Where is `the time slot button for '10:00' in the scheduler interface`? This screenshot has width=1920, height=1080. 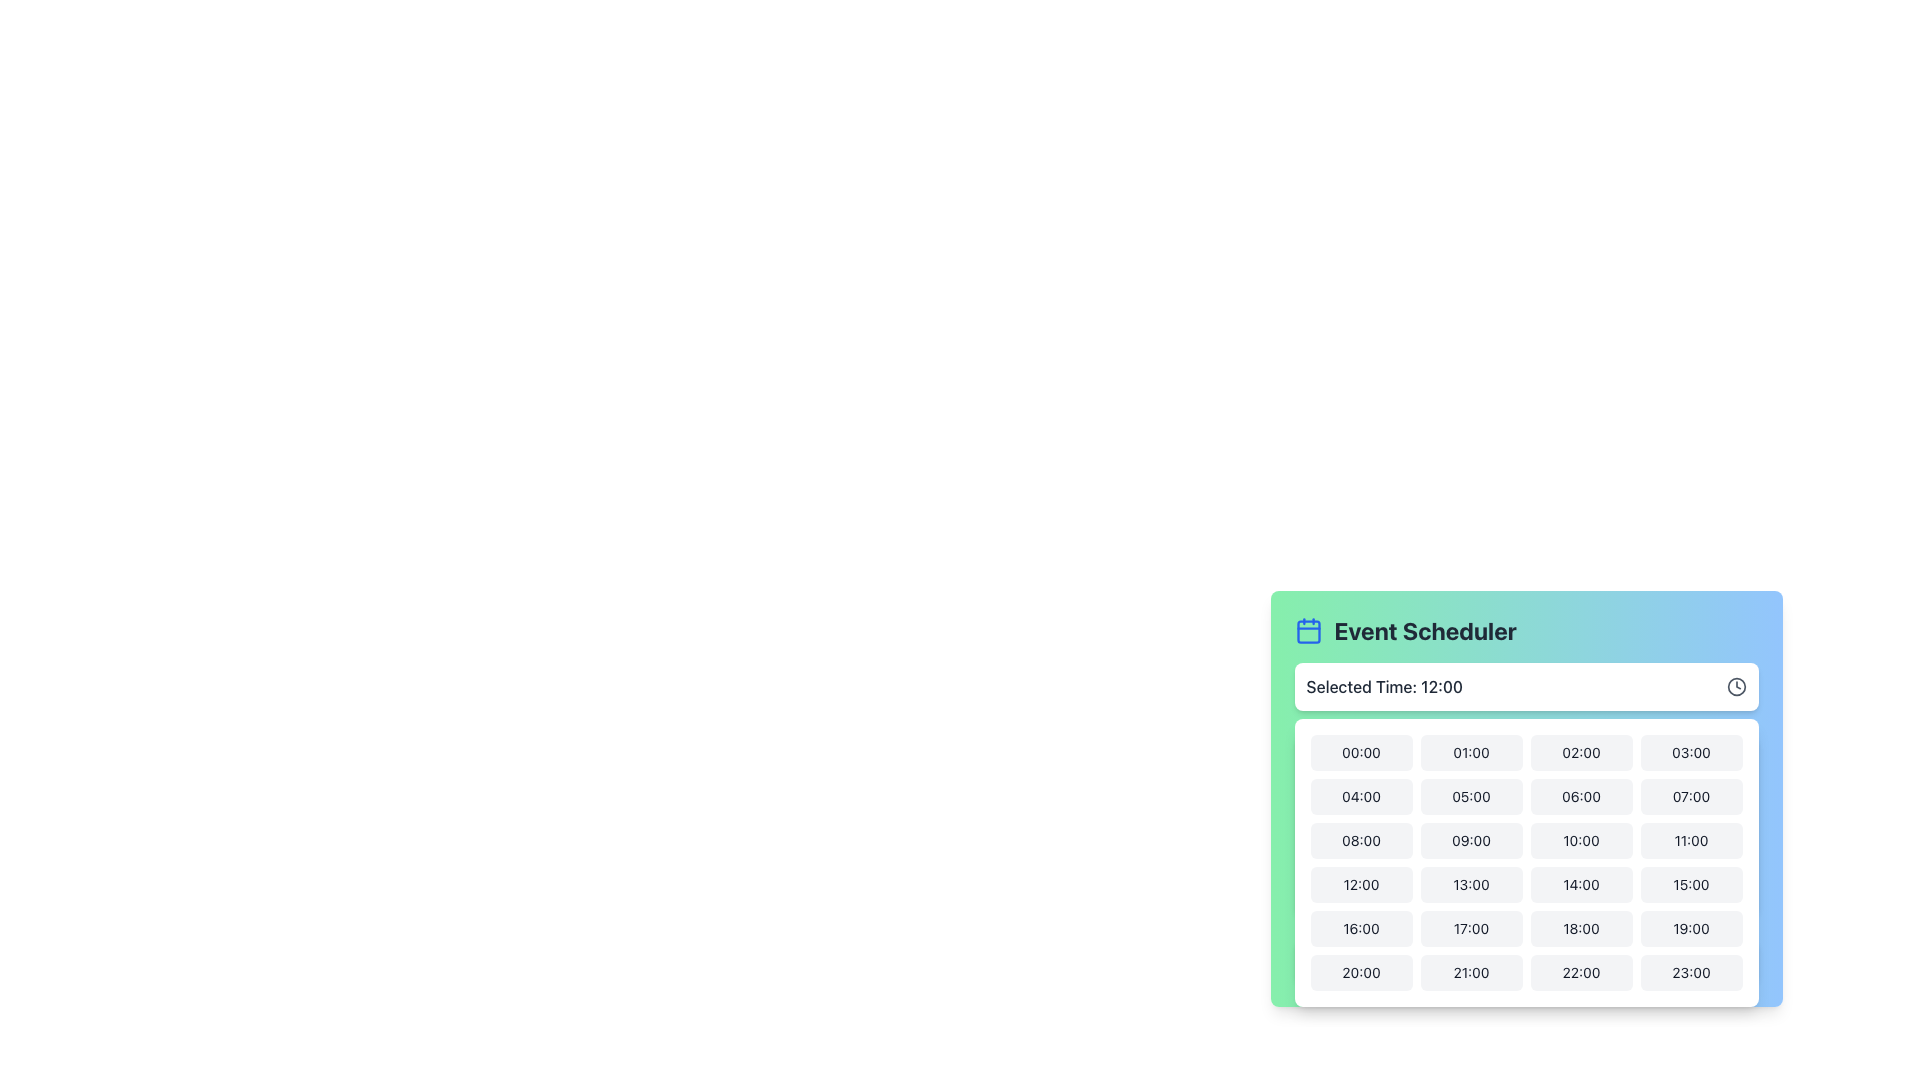
the time slot button for '10:00' in the scheduler interface is located at coordinates (1580, 840).